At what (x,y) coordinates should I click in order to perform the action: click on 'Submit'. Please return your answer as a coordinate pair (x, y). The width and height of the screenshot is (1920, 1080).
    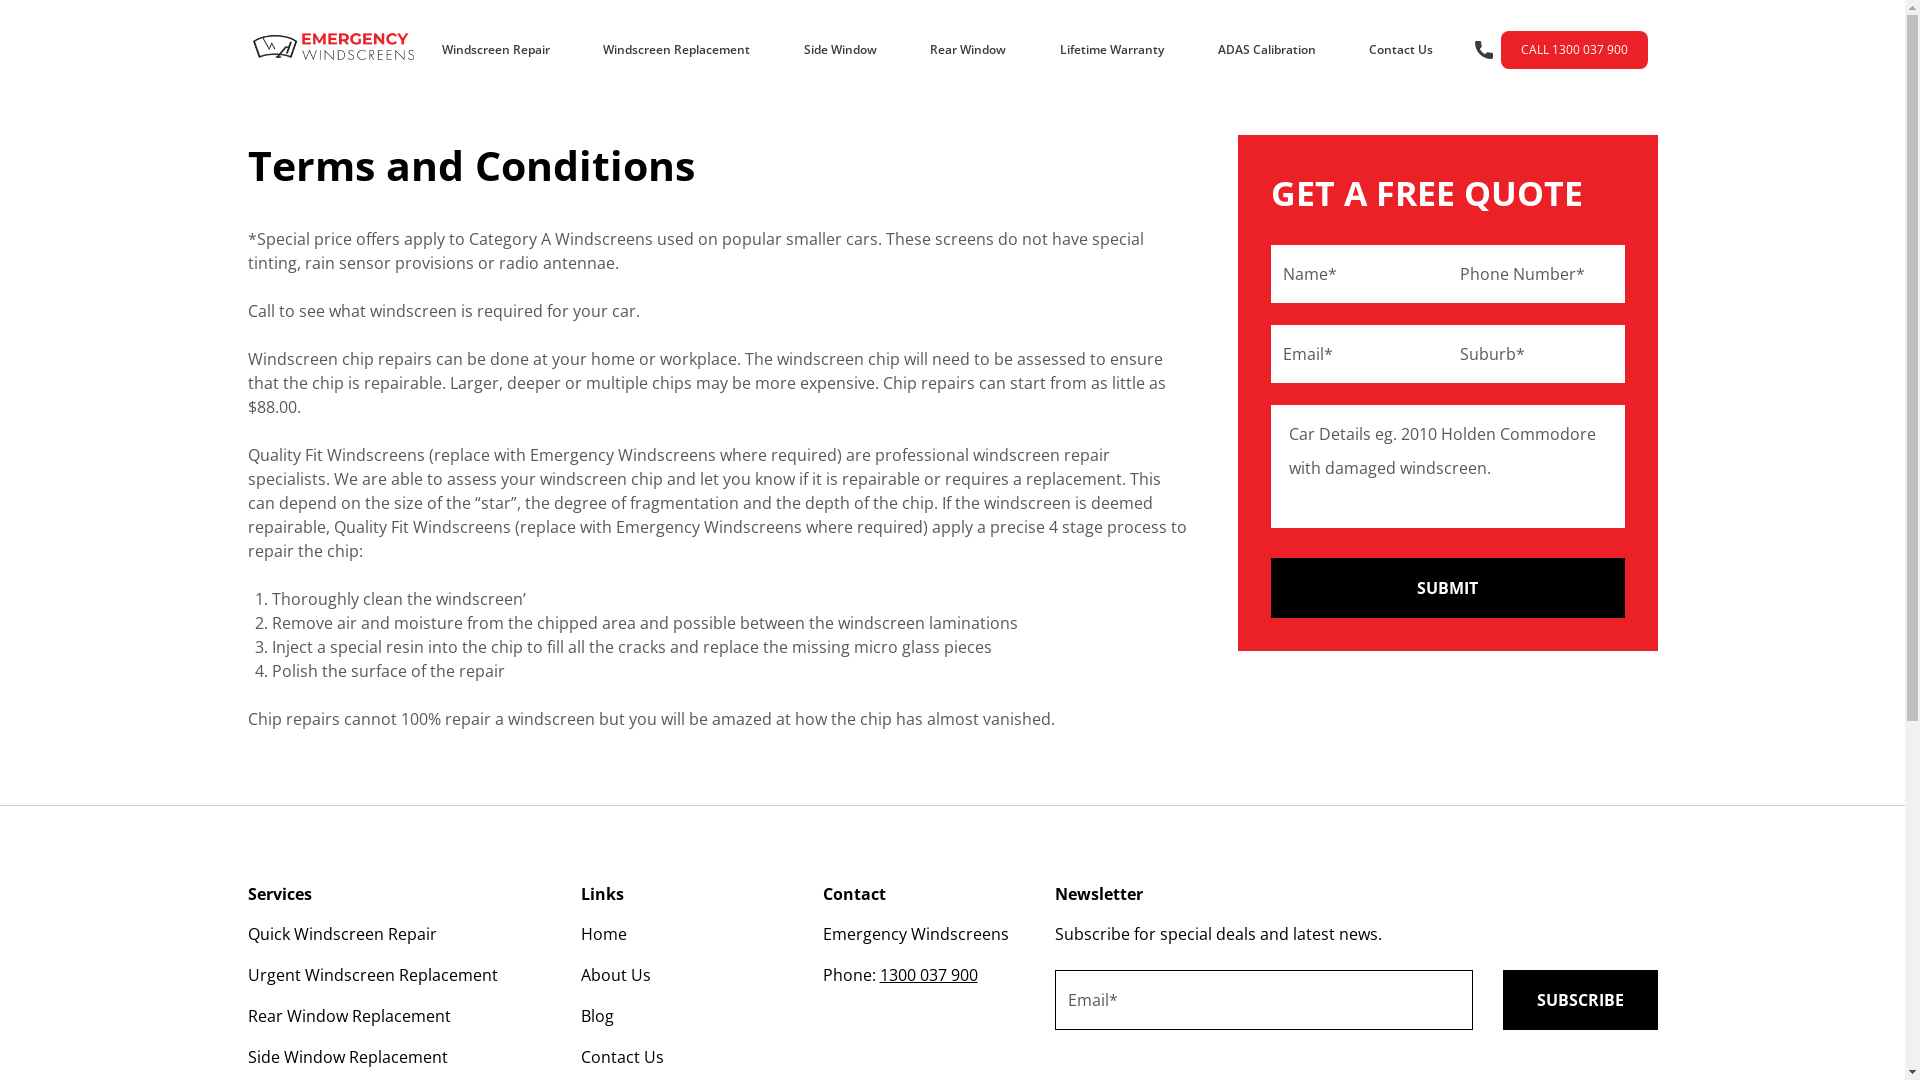
    Looking at the image, I should click on (1446, 586).